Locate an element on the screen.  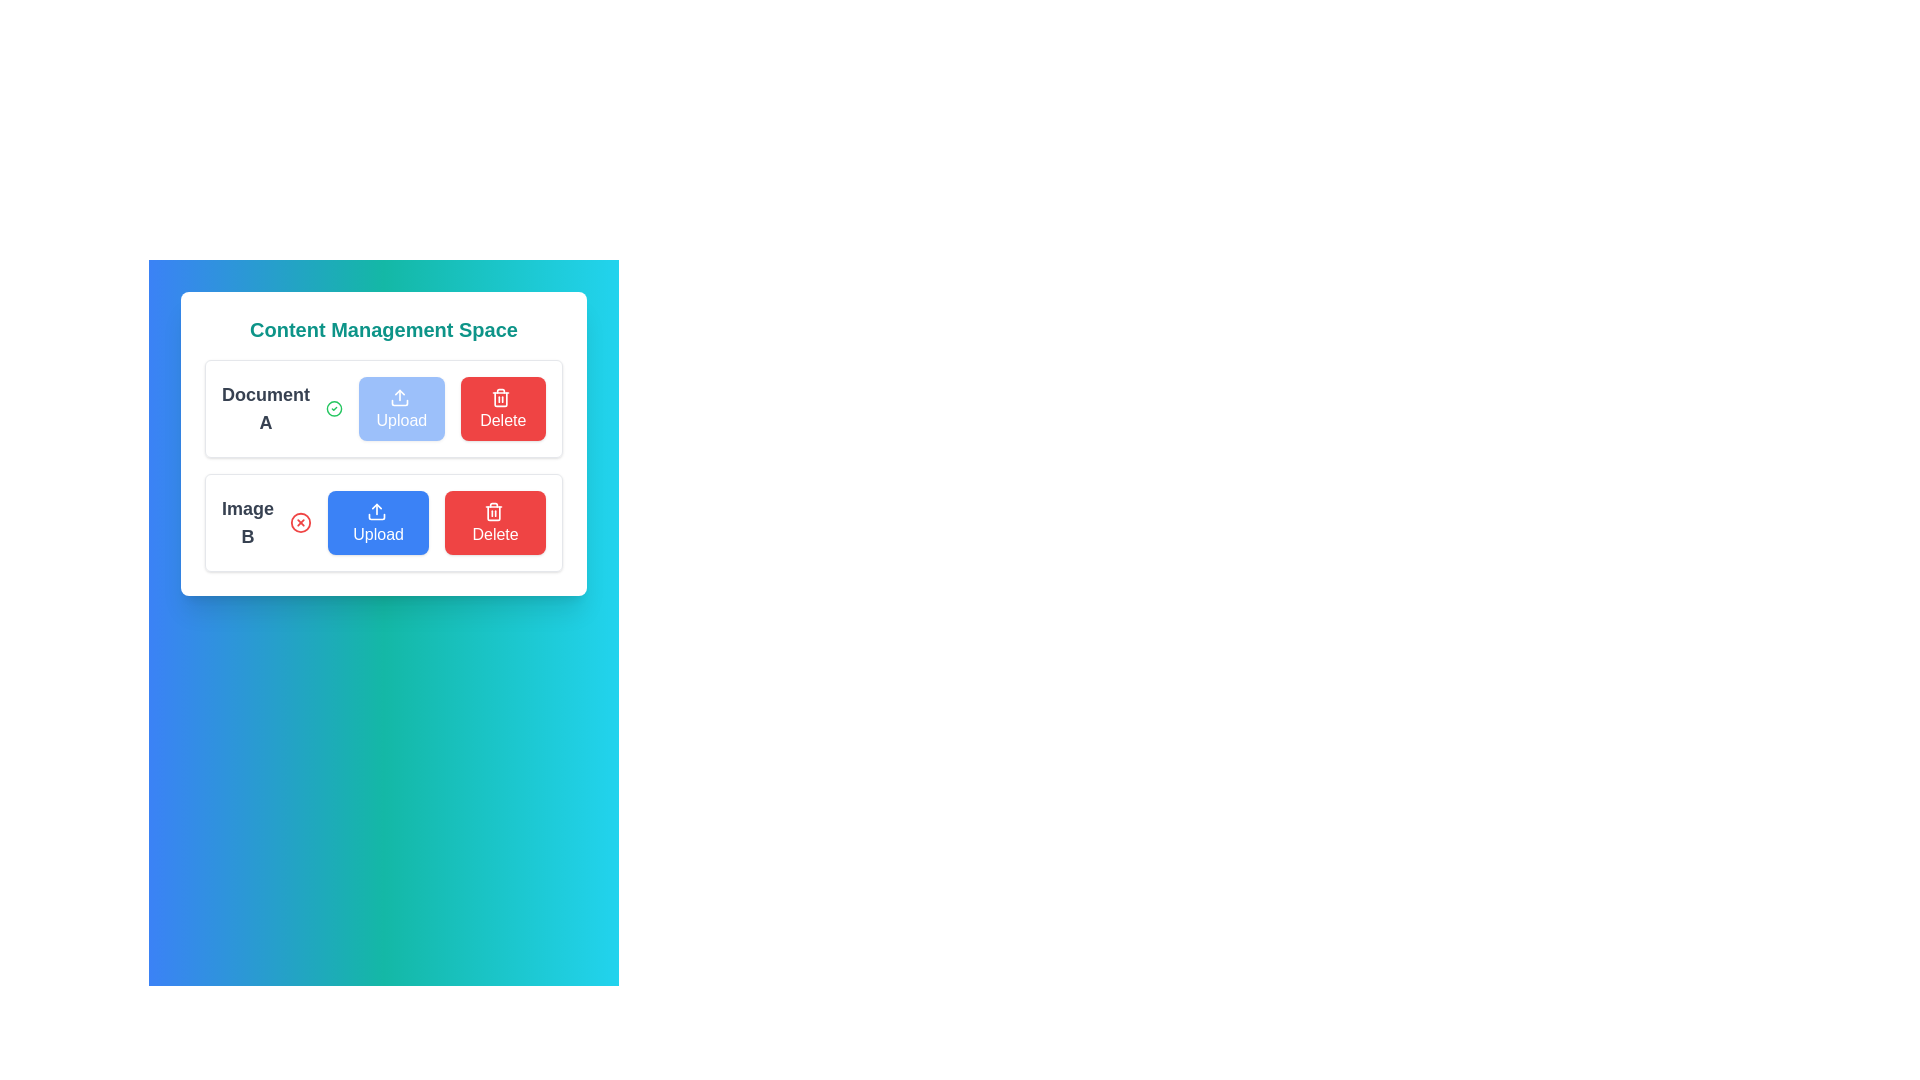
the upload icon represented by a small SVG icon with a wireframe outline and an upward-facing arrow, located in the 'Image B' section of the interface is located at coordinates (399, 397).